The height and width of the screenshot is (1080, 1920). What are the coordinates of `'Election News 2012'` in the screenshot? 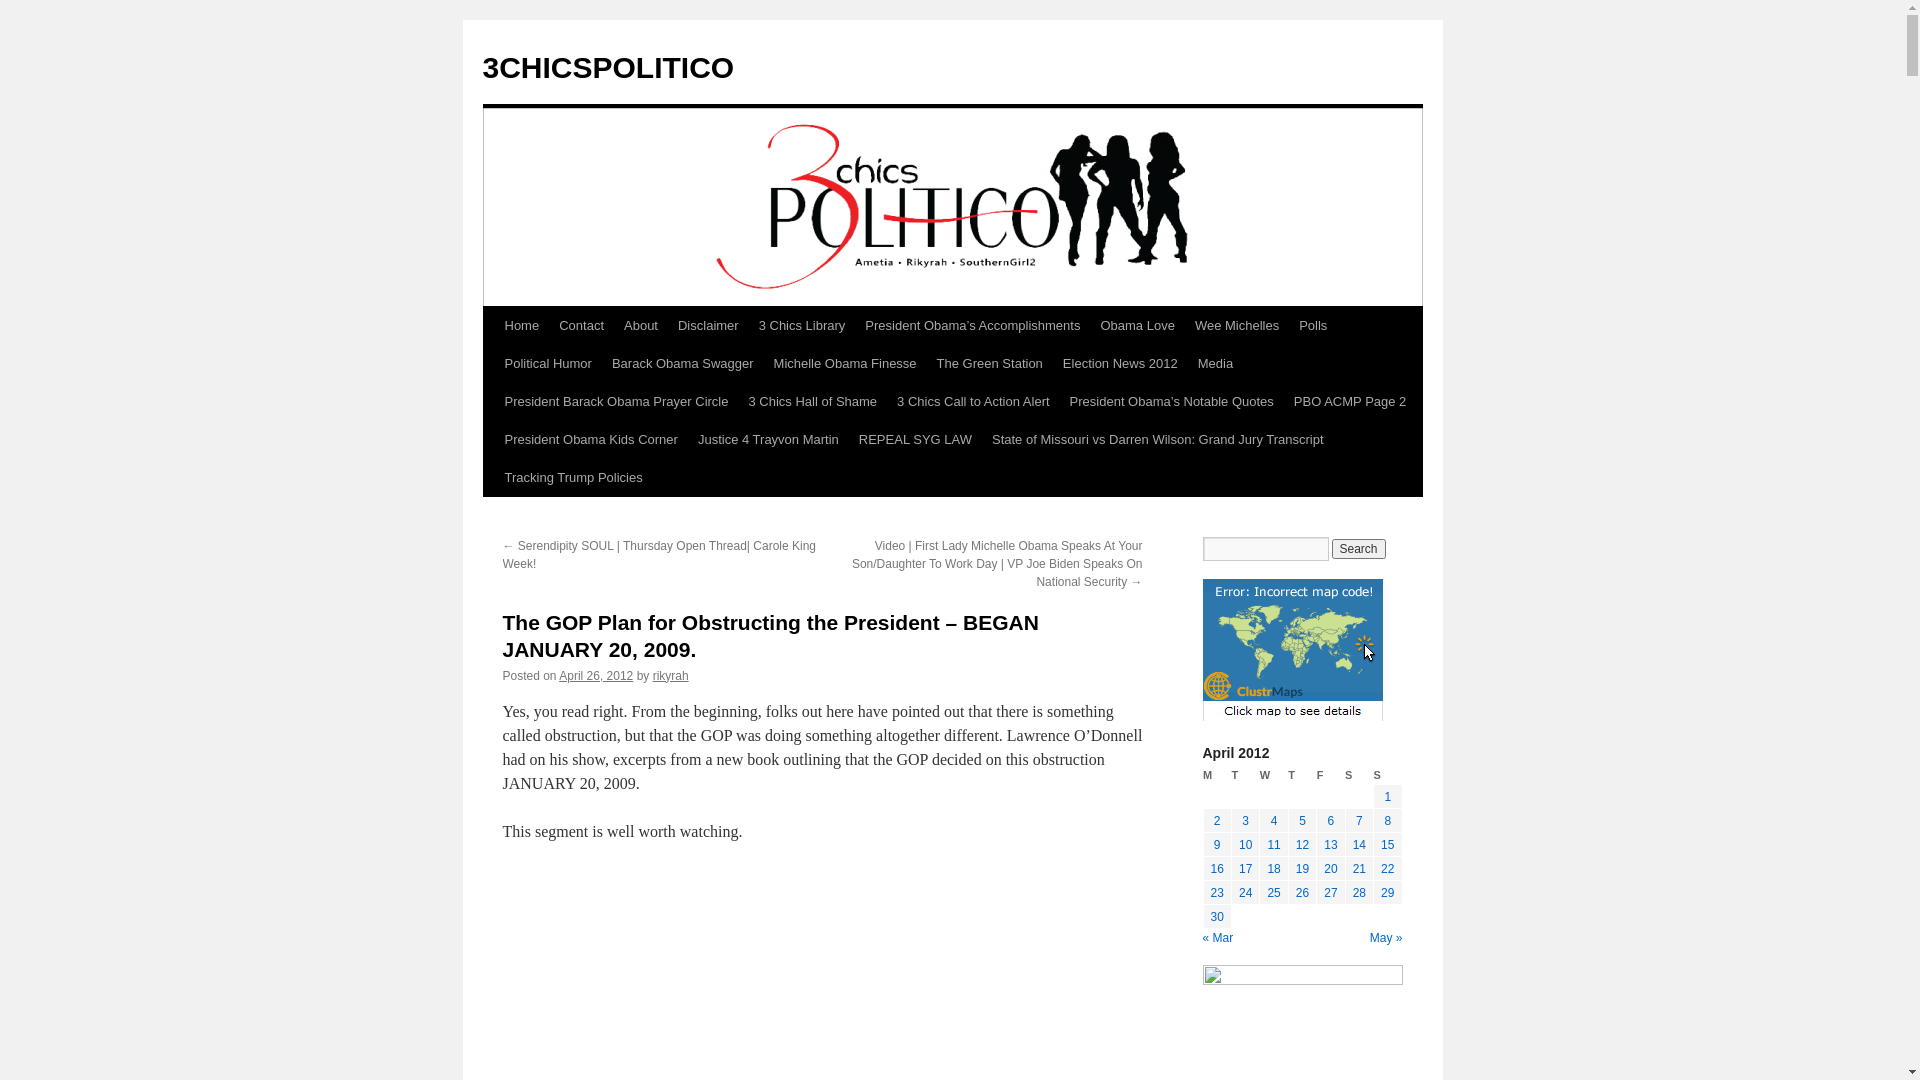 It's located at (1120, 363).